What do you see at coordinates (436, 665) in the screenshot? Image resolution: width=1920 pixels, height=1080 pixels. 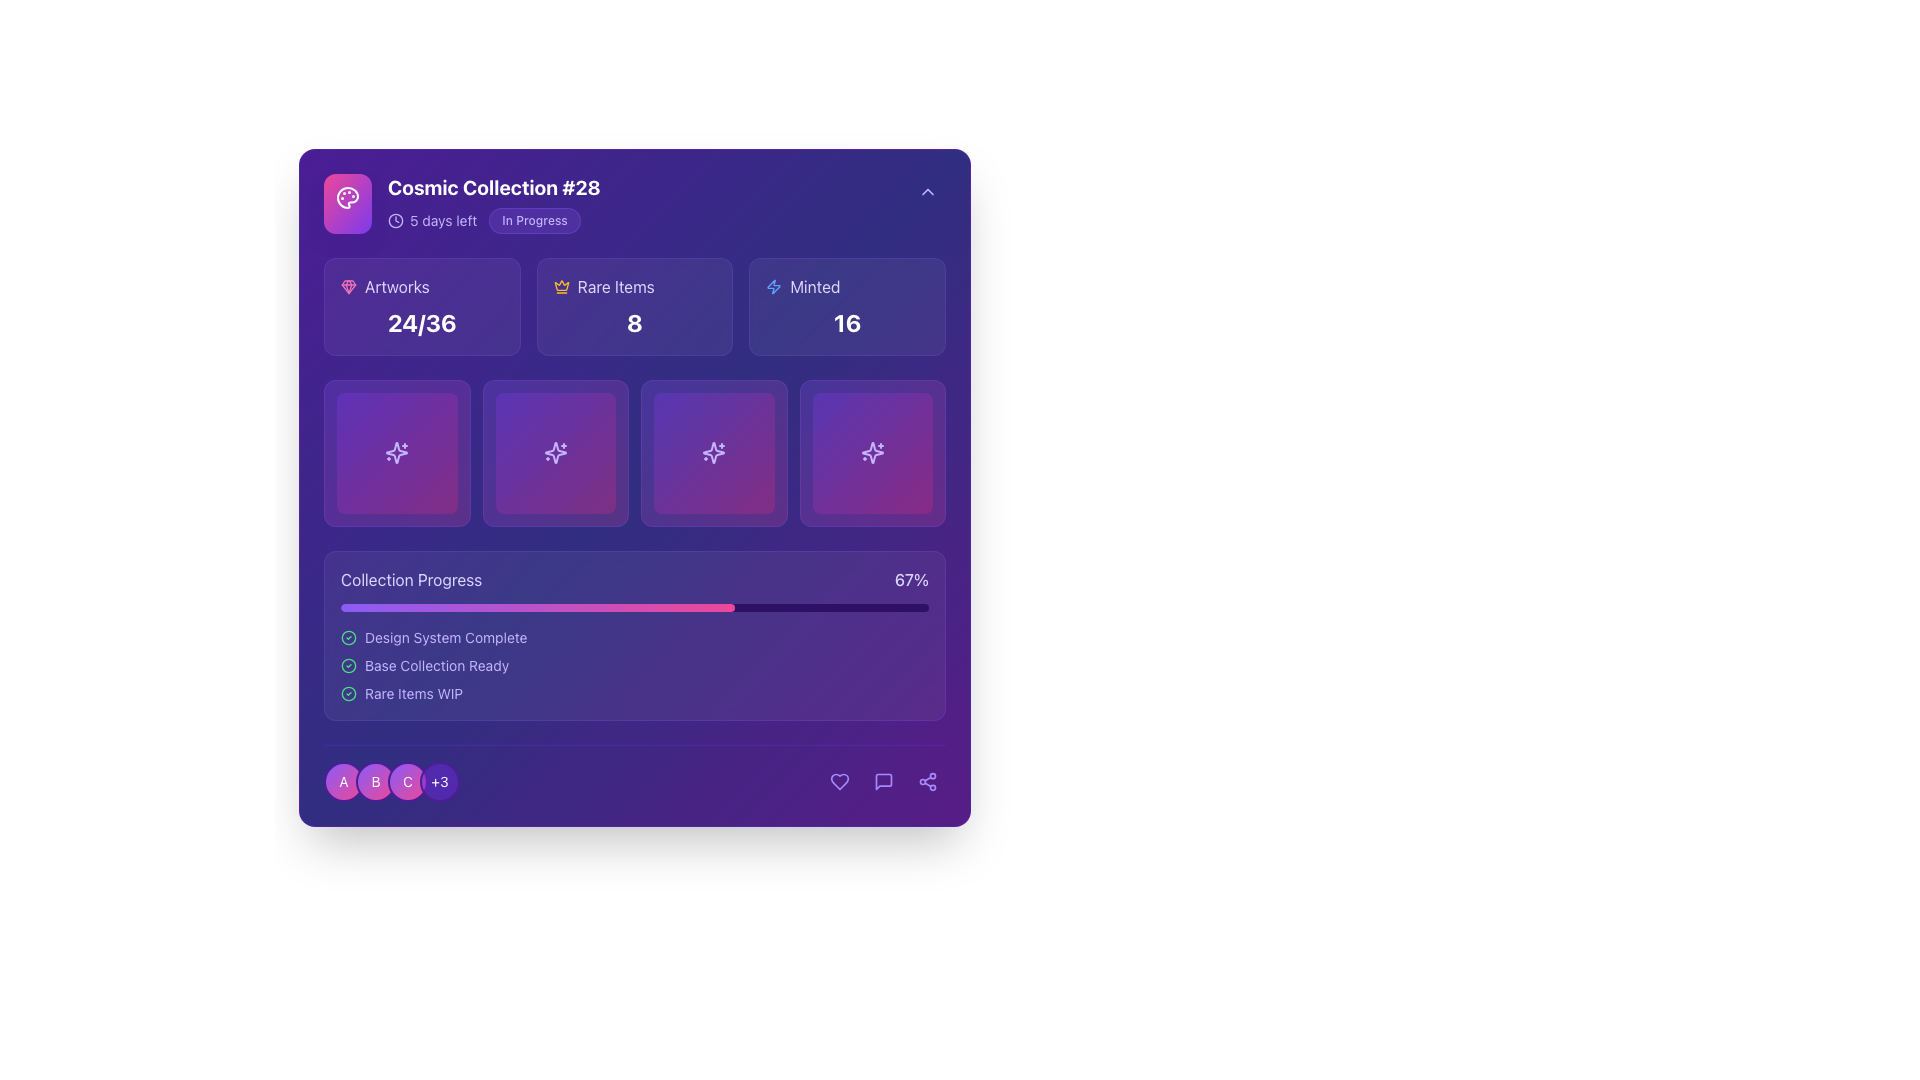 I see `the text label displaying 'Base Collection Ready', which is the second entry in the vertically stacked list within the 'Collection Progress' panel` at bounding box center [436, 665].